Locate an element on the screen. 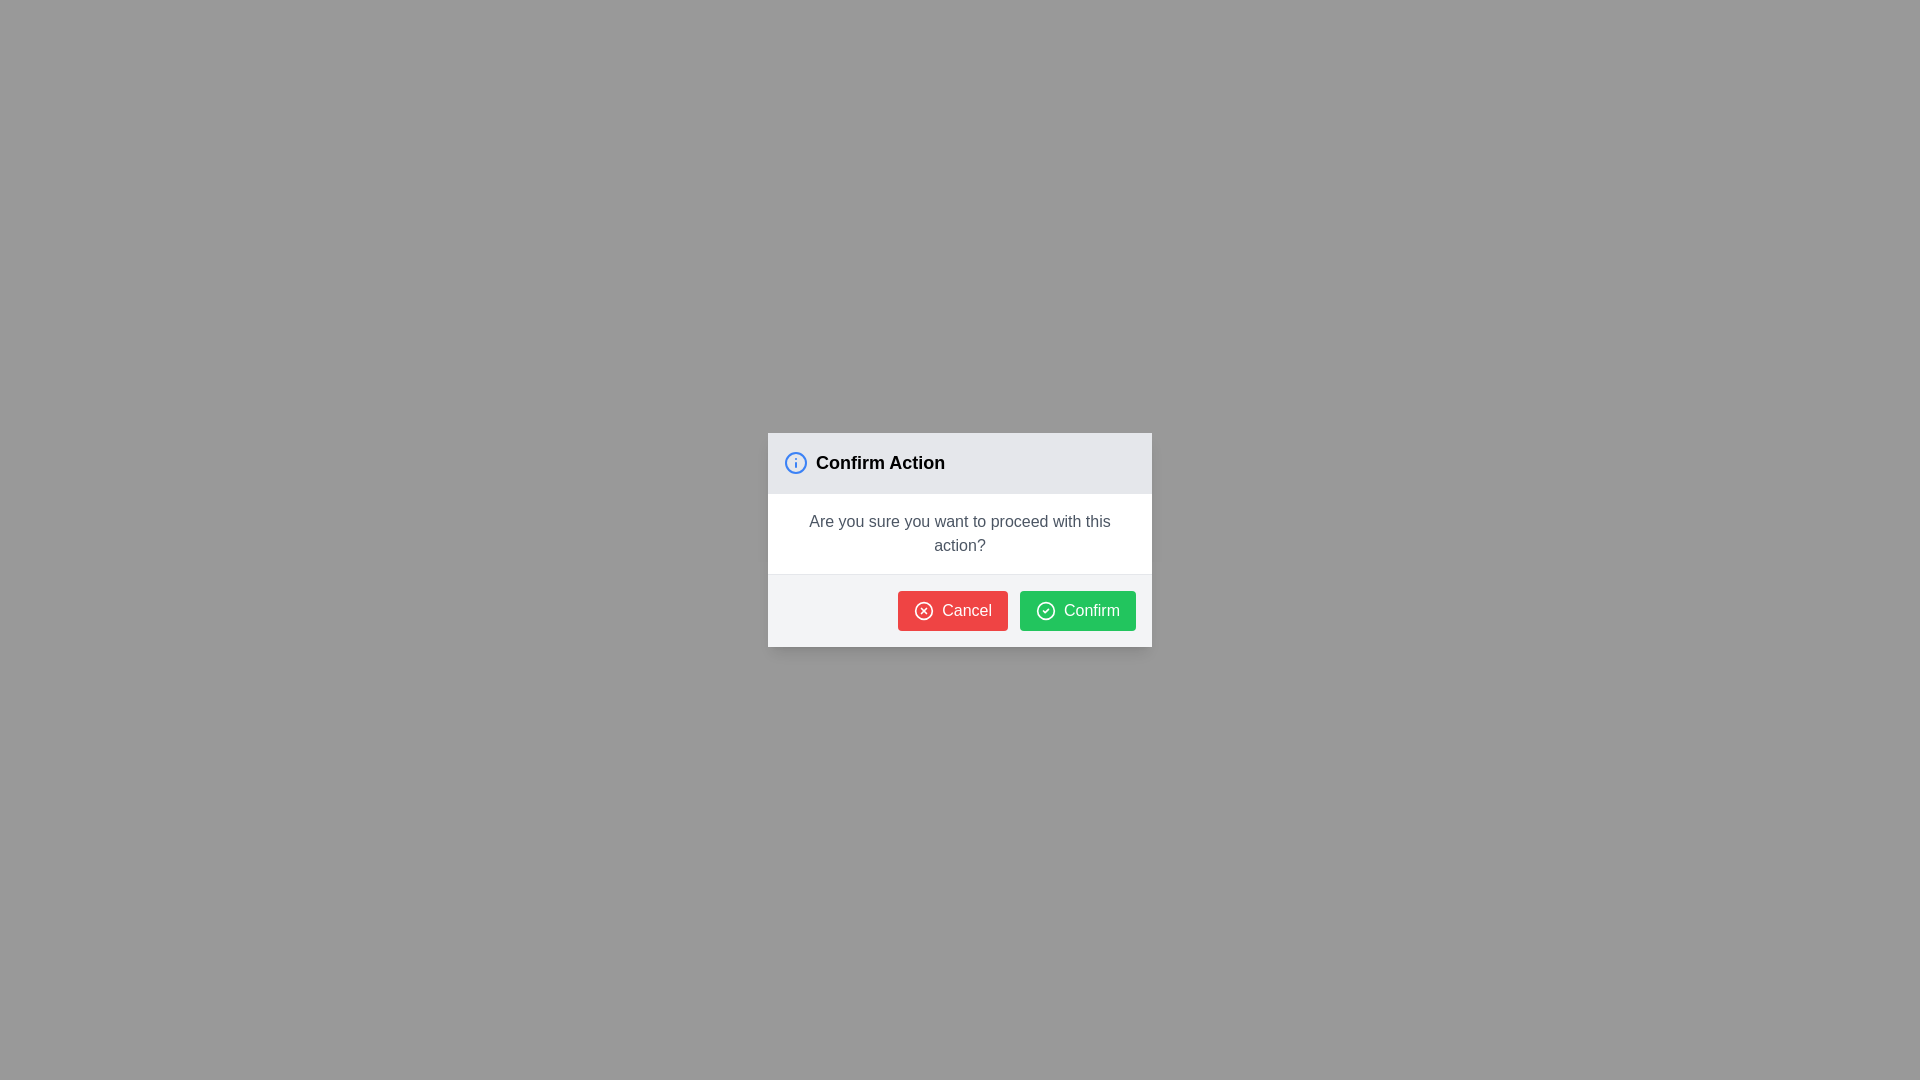  the cancel button located at the bottom-right section of the modal dialog, immediately is located at coordinates (952, 609).